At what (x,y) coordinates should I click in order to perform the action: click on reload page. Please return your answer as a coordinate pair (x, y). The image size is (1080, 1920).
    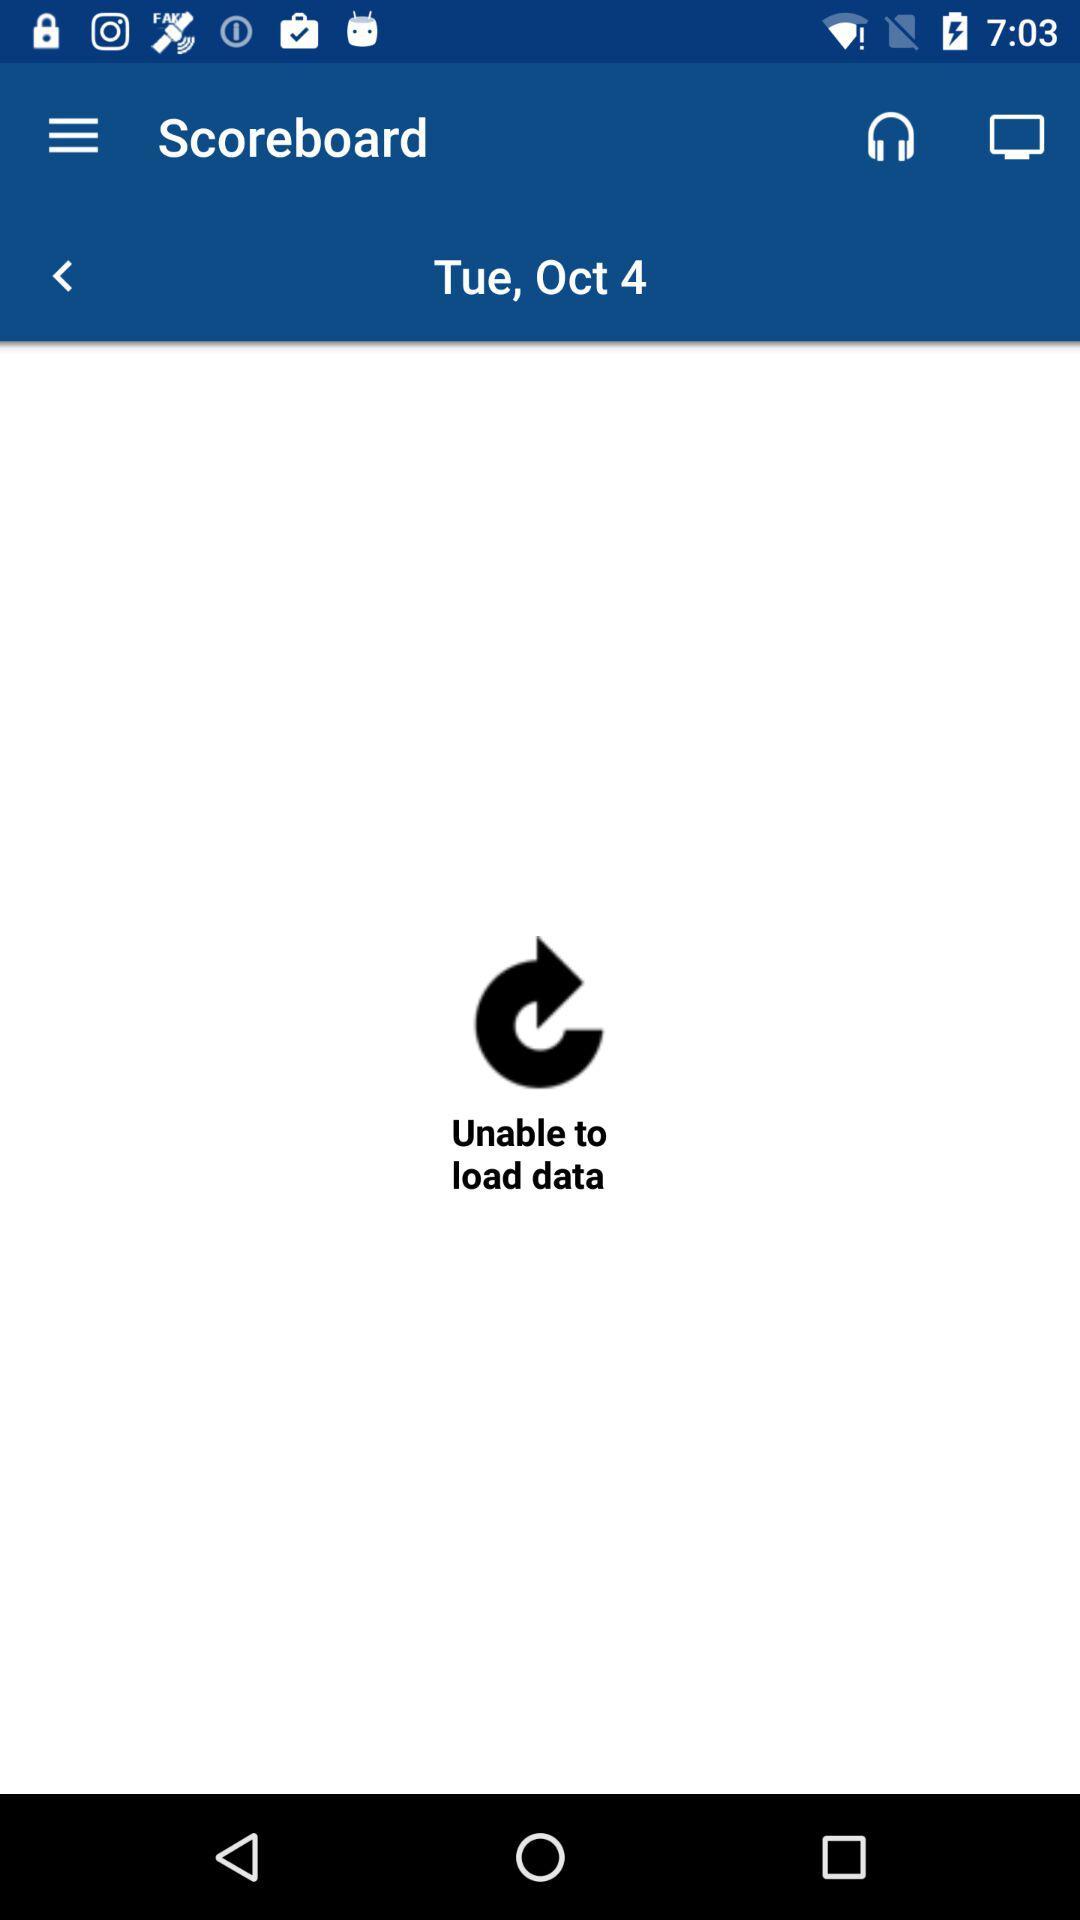
    Looking at the image, I should click on (538, 1021).